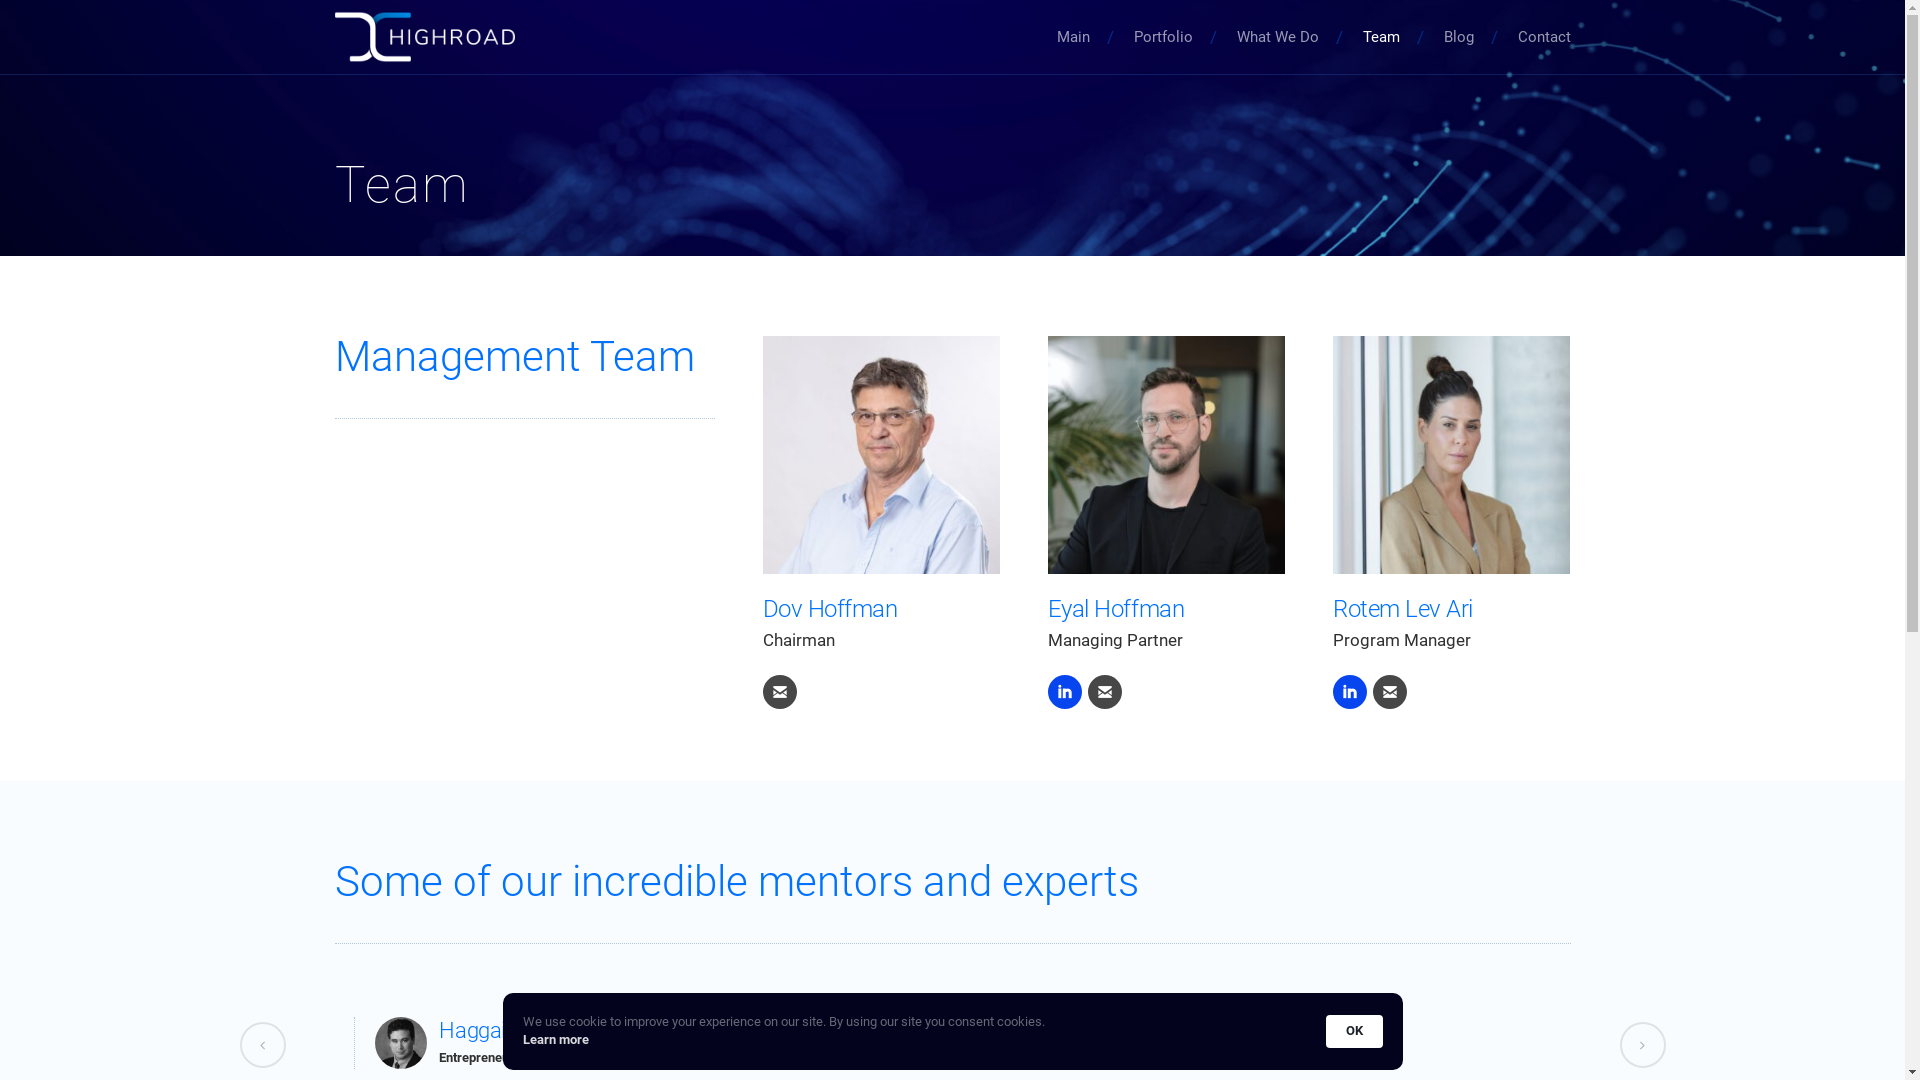 The height and width of the screenshot is (1080, 1920). Describe the element at coordinates (555, 1039) in the screenshot. I see `'Learn more'` at that location.